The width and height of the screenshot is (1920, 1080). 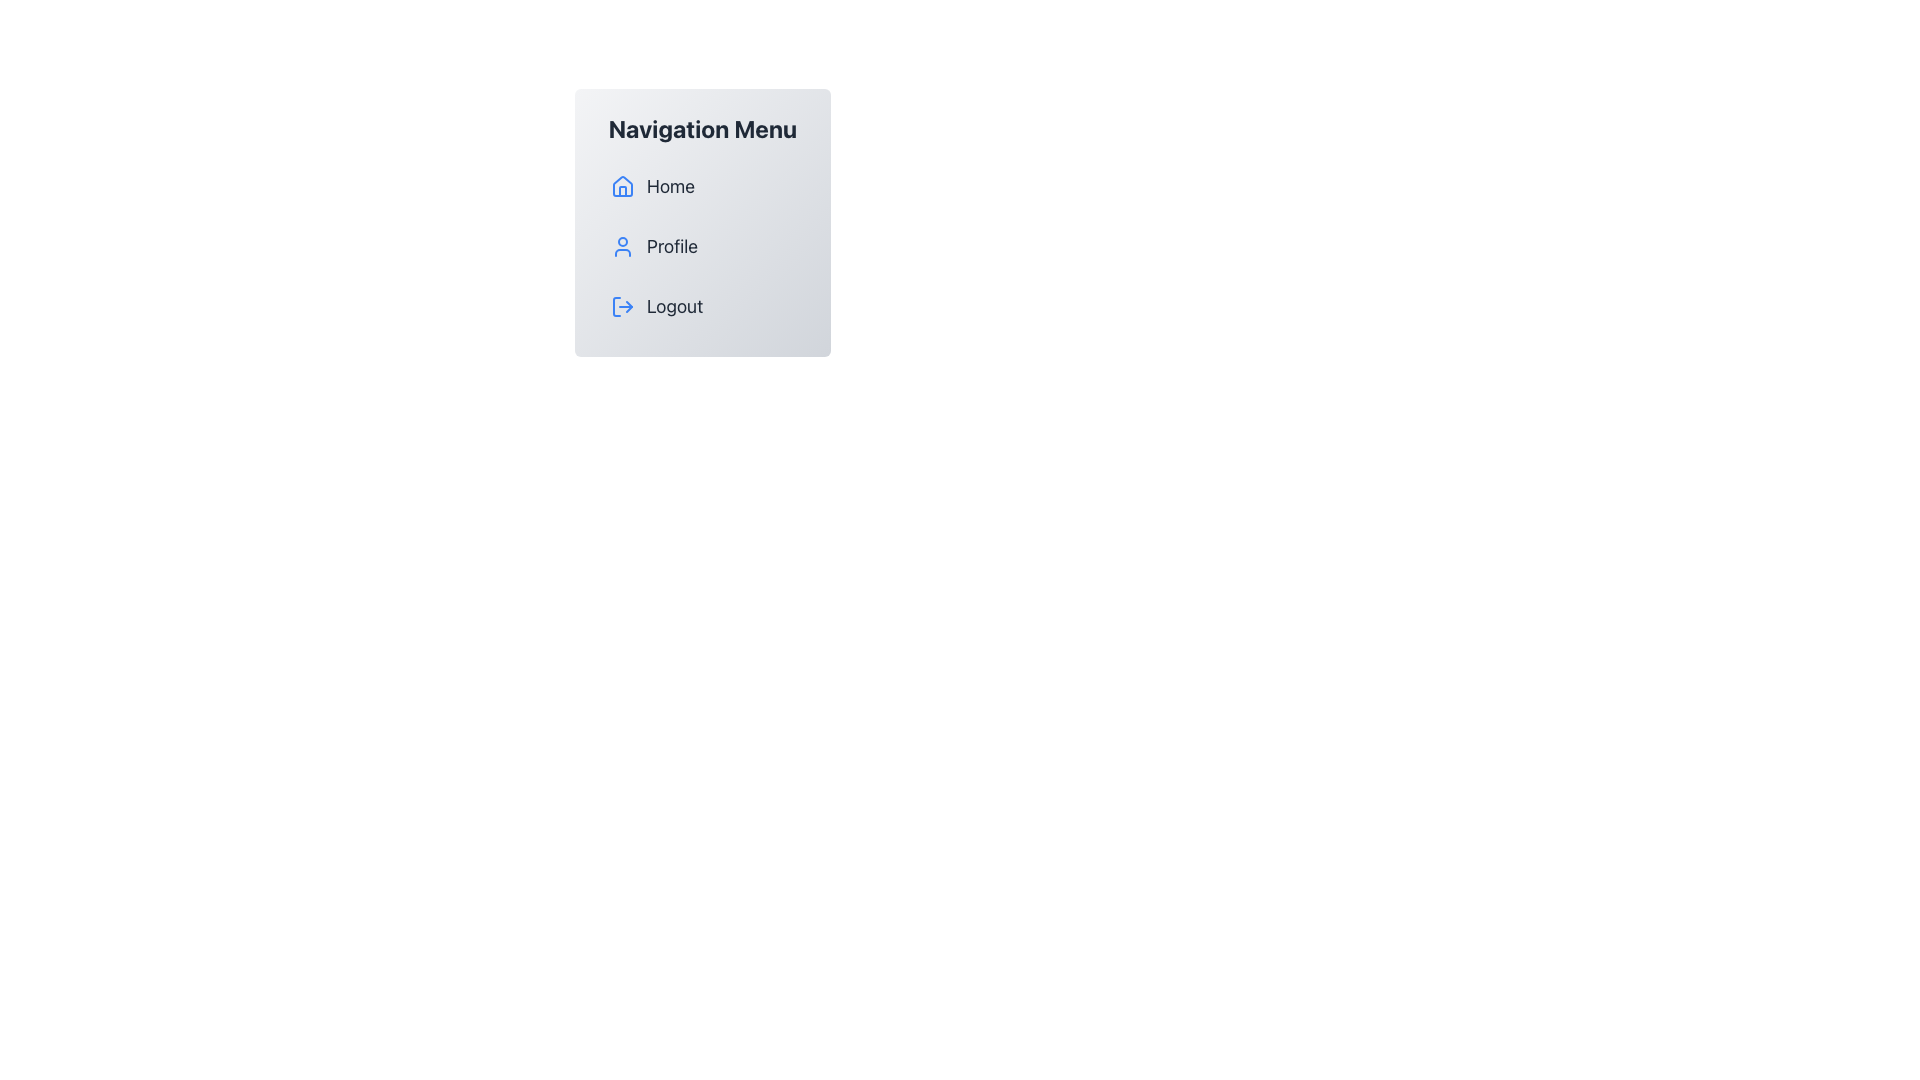 I want to click on the Navigation Menu Component, so click(x=702, y=223).